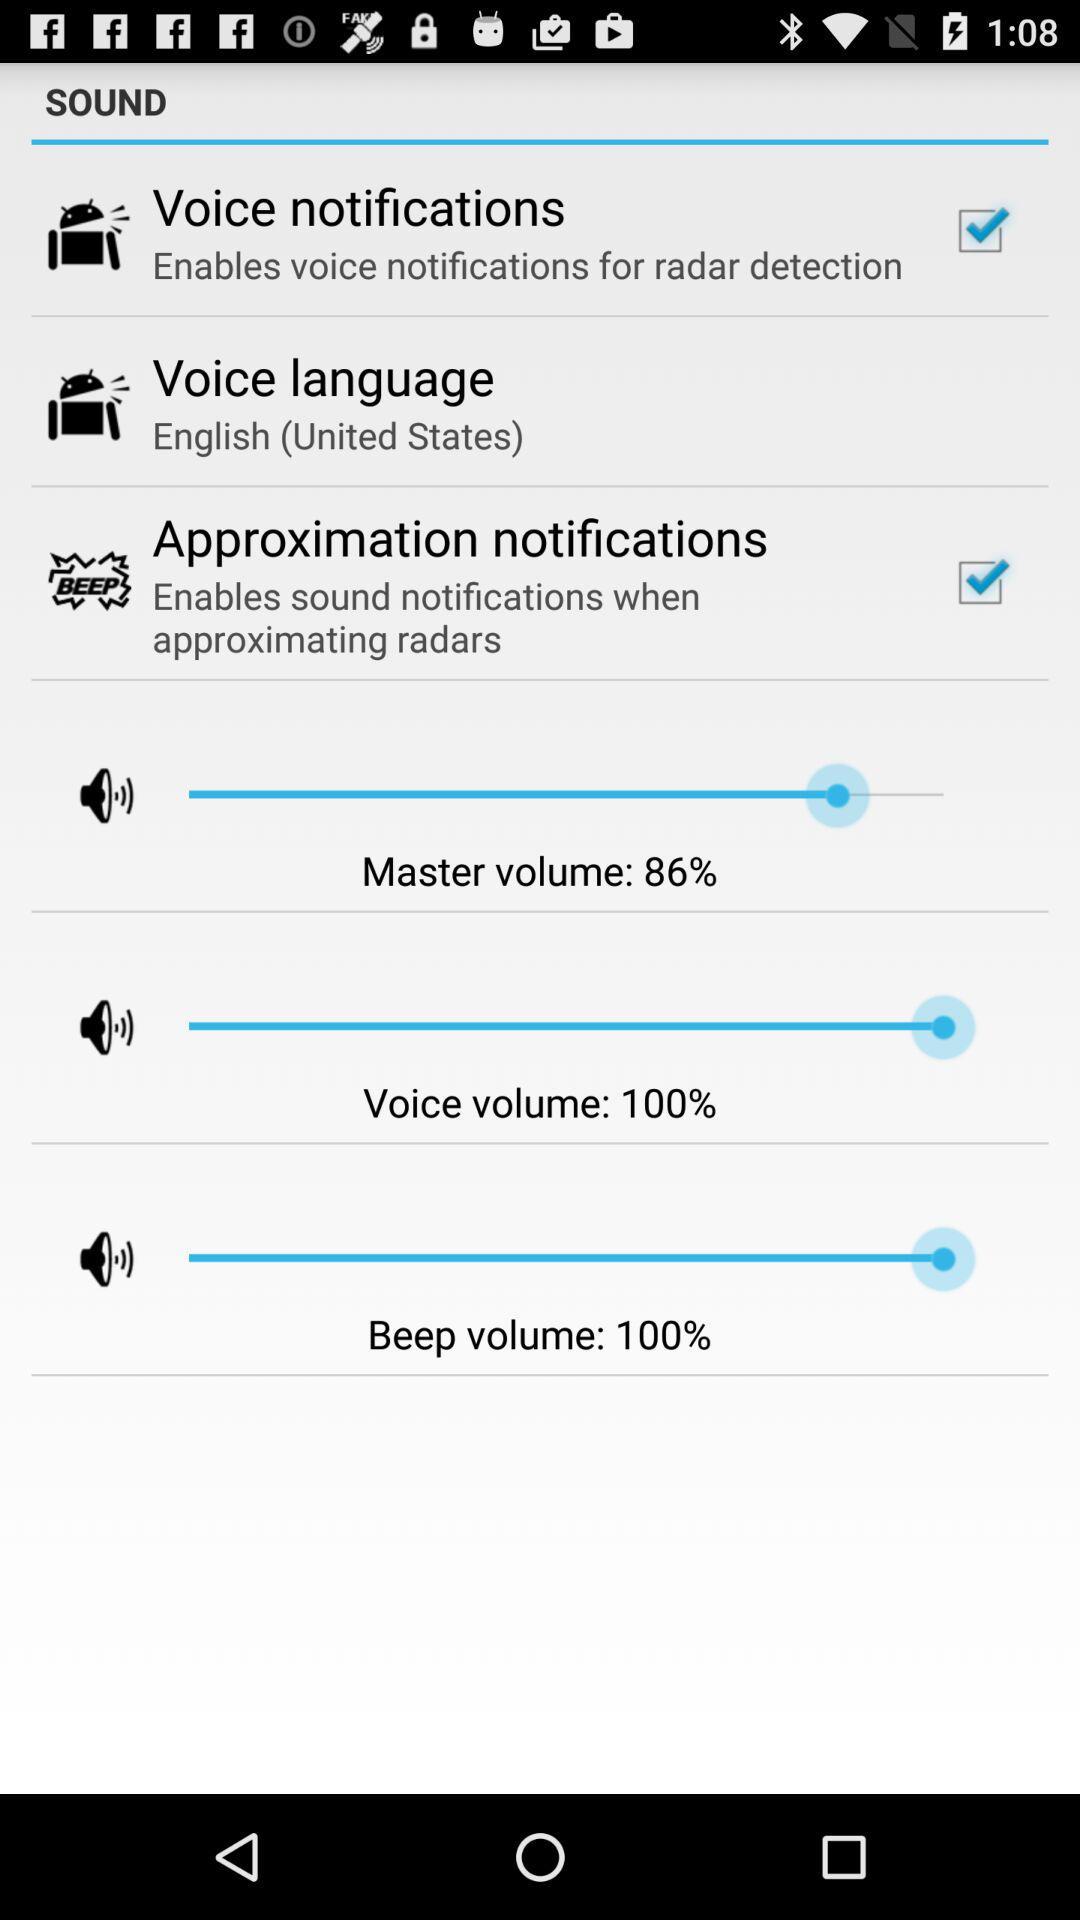 Image resolution: width=1080 pixels, height=1920 pixels. I want to click on the item below enables voice notifications app, so click(322, 376).